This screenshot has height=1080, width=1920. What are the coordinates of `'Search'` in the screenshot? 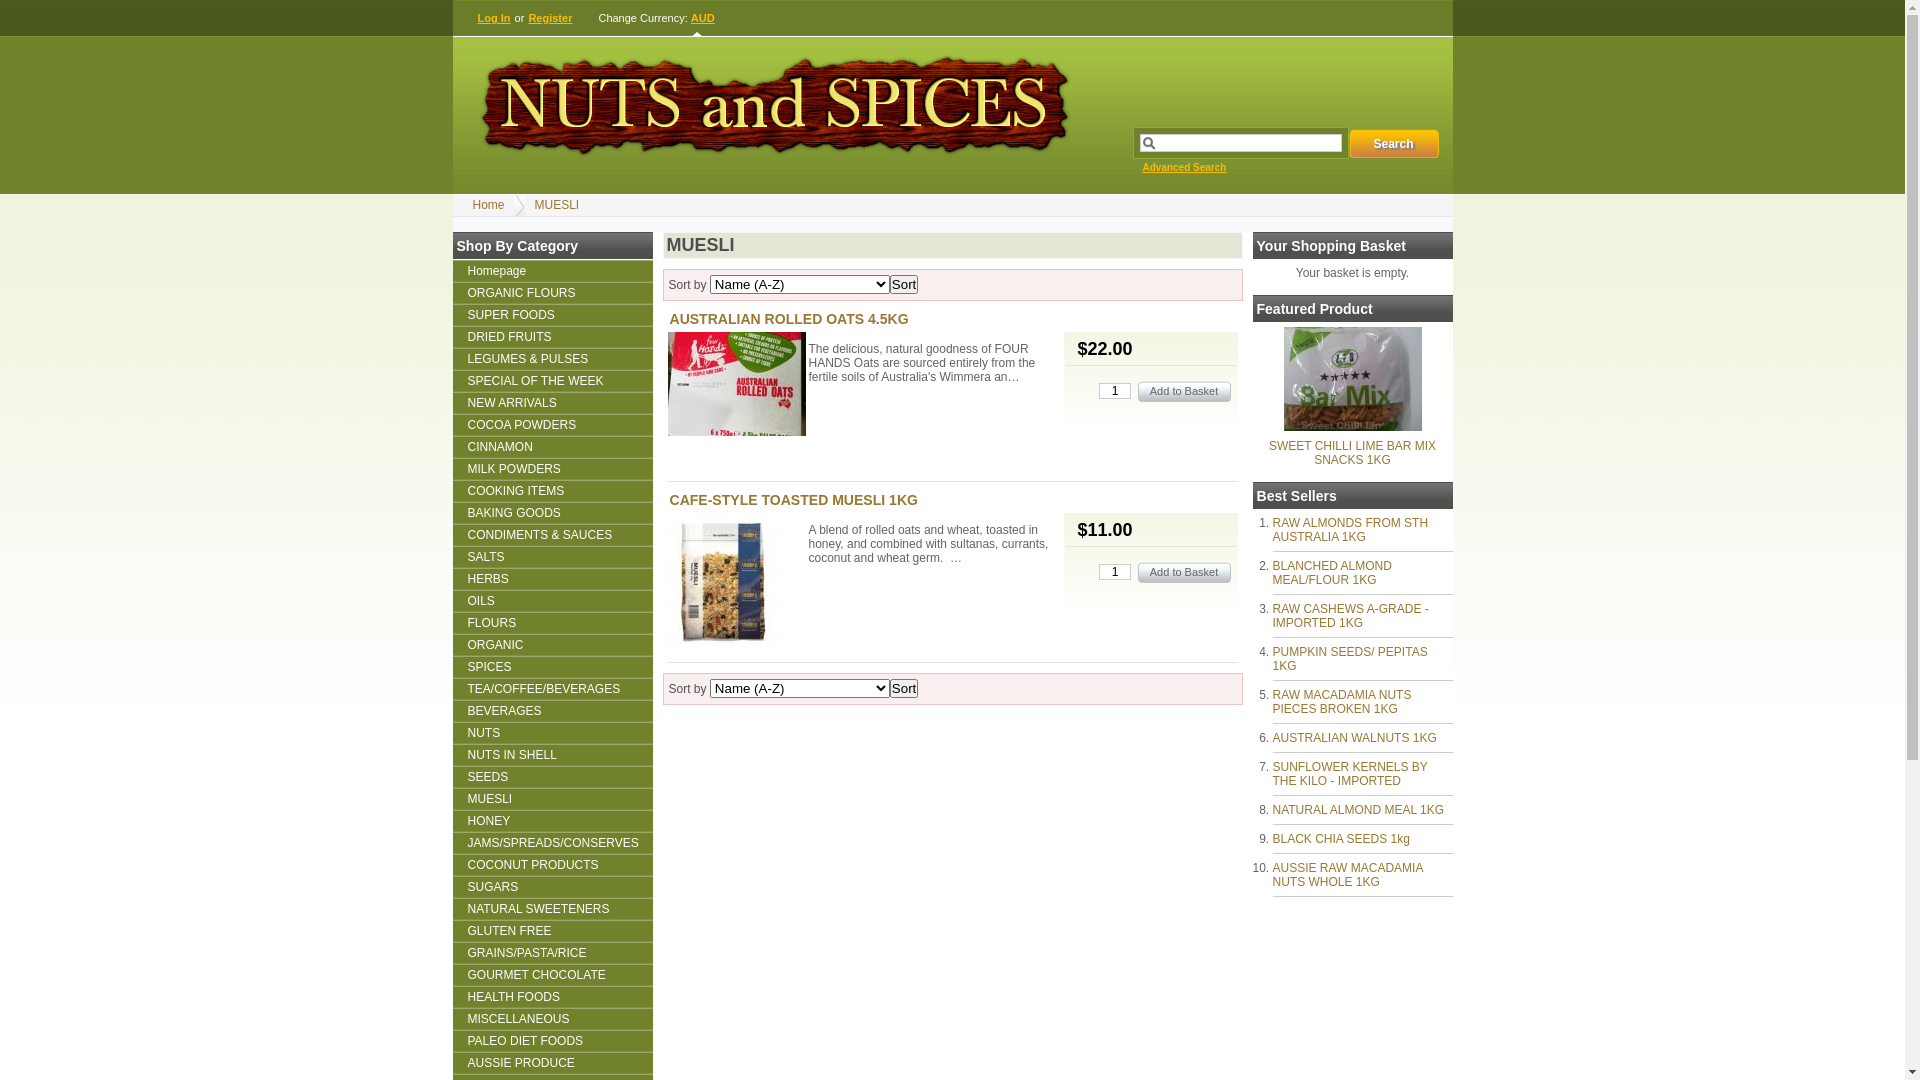 It's located at (1348, 142).